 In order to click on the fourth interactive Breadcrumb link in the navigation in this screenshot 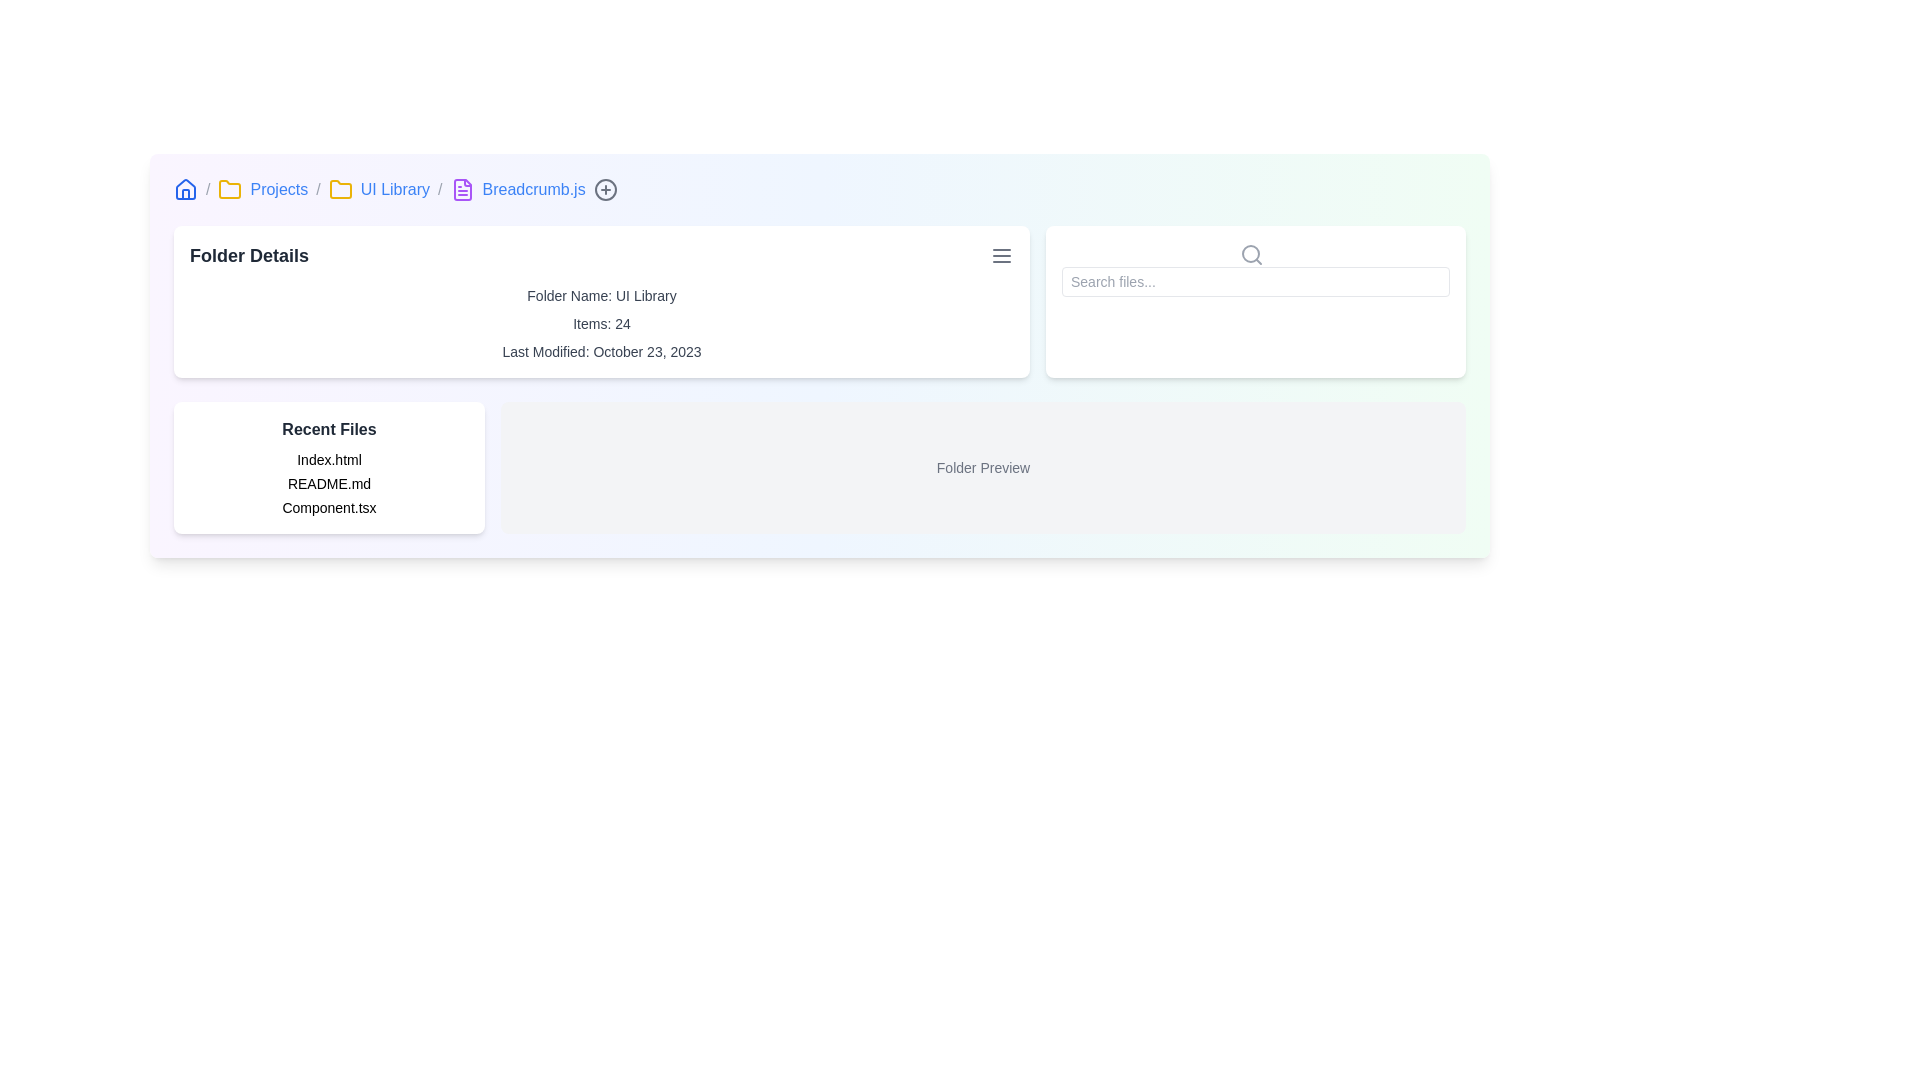, I will do `click(395, 189)`.